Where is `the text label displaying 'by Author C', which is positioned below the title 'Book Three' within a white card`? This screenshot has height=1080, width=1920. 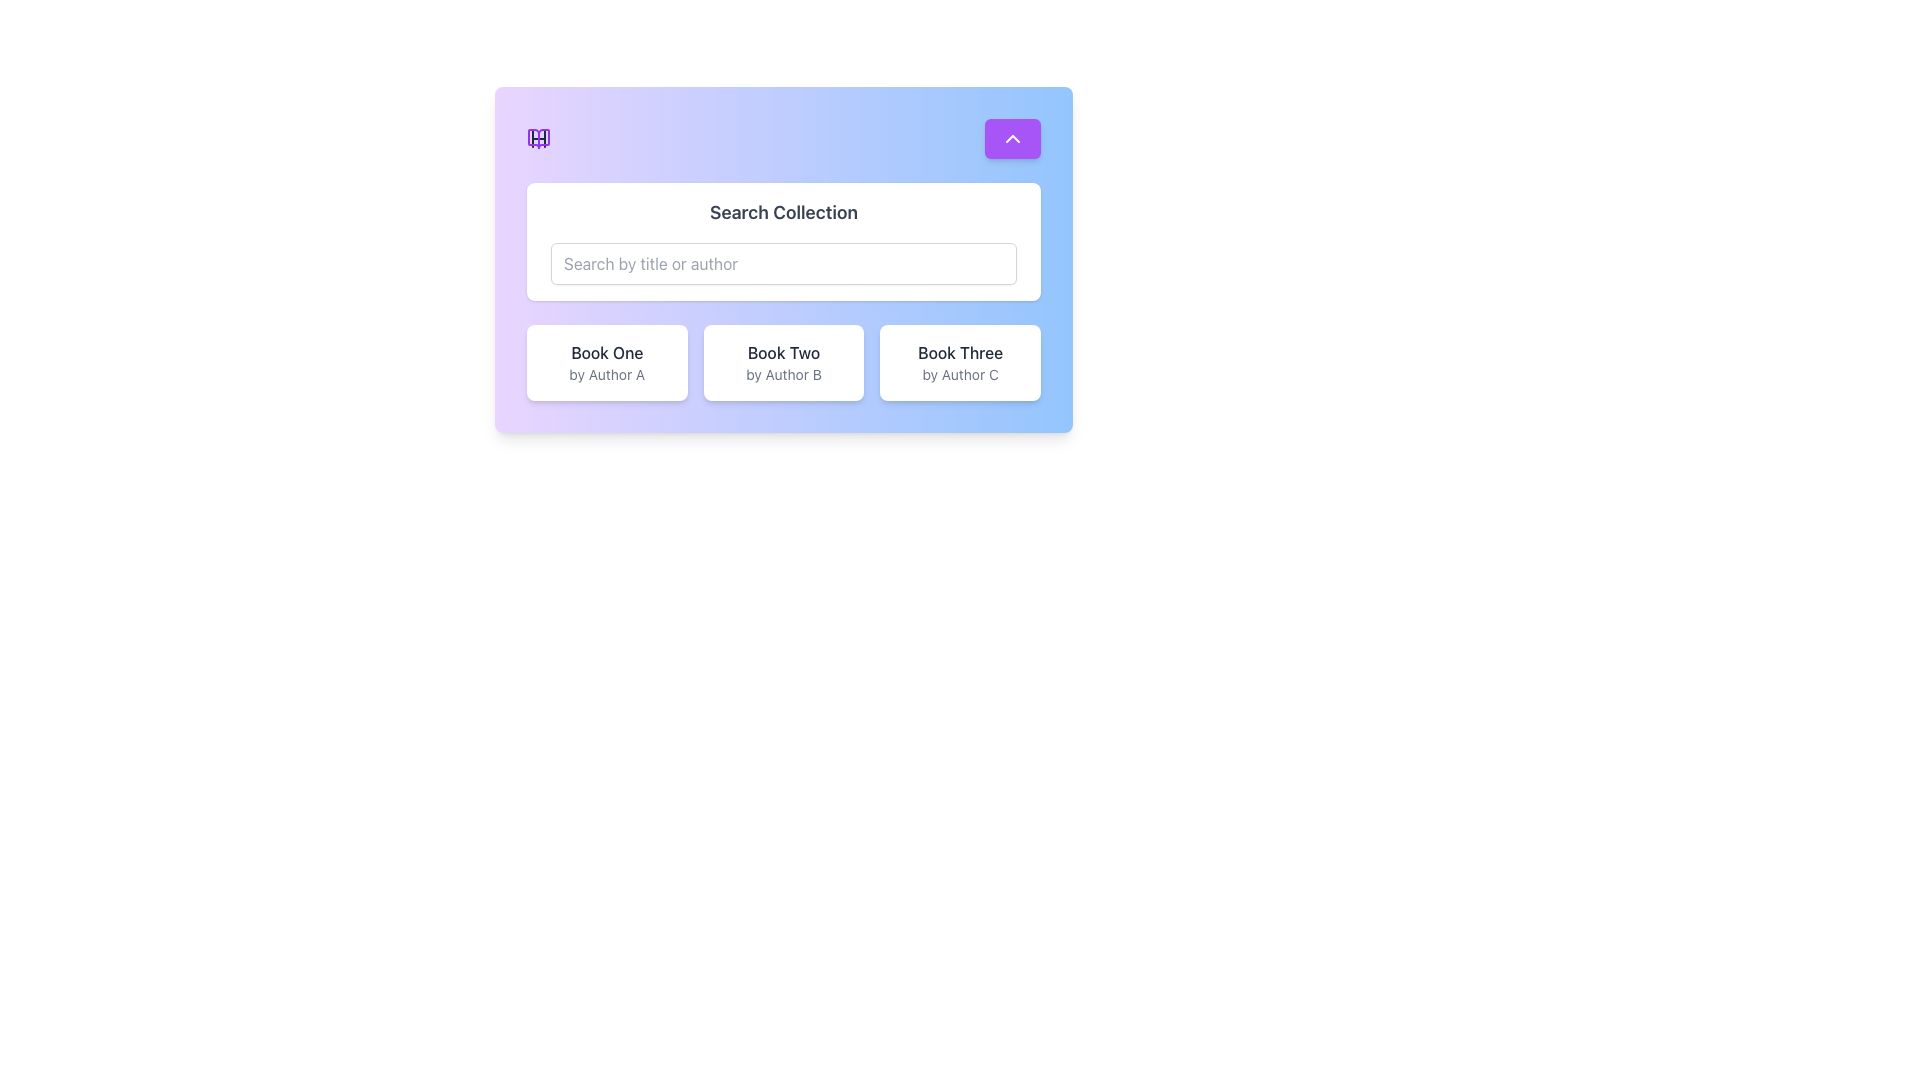
the text label displaying 'by Author C', which is positioned below the title 'Book Three' within a white card is located at coordinates (960, 374).